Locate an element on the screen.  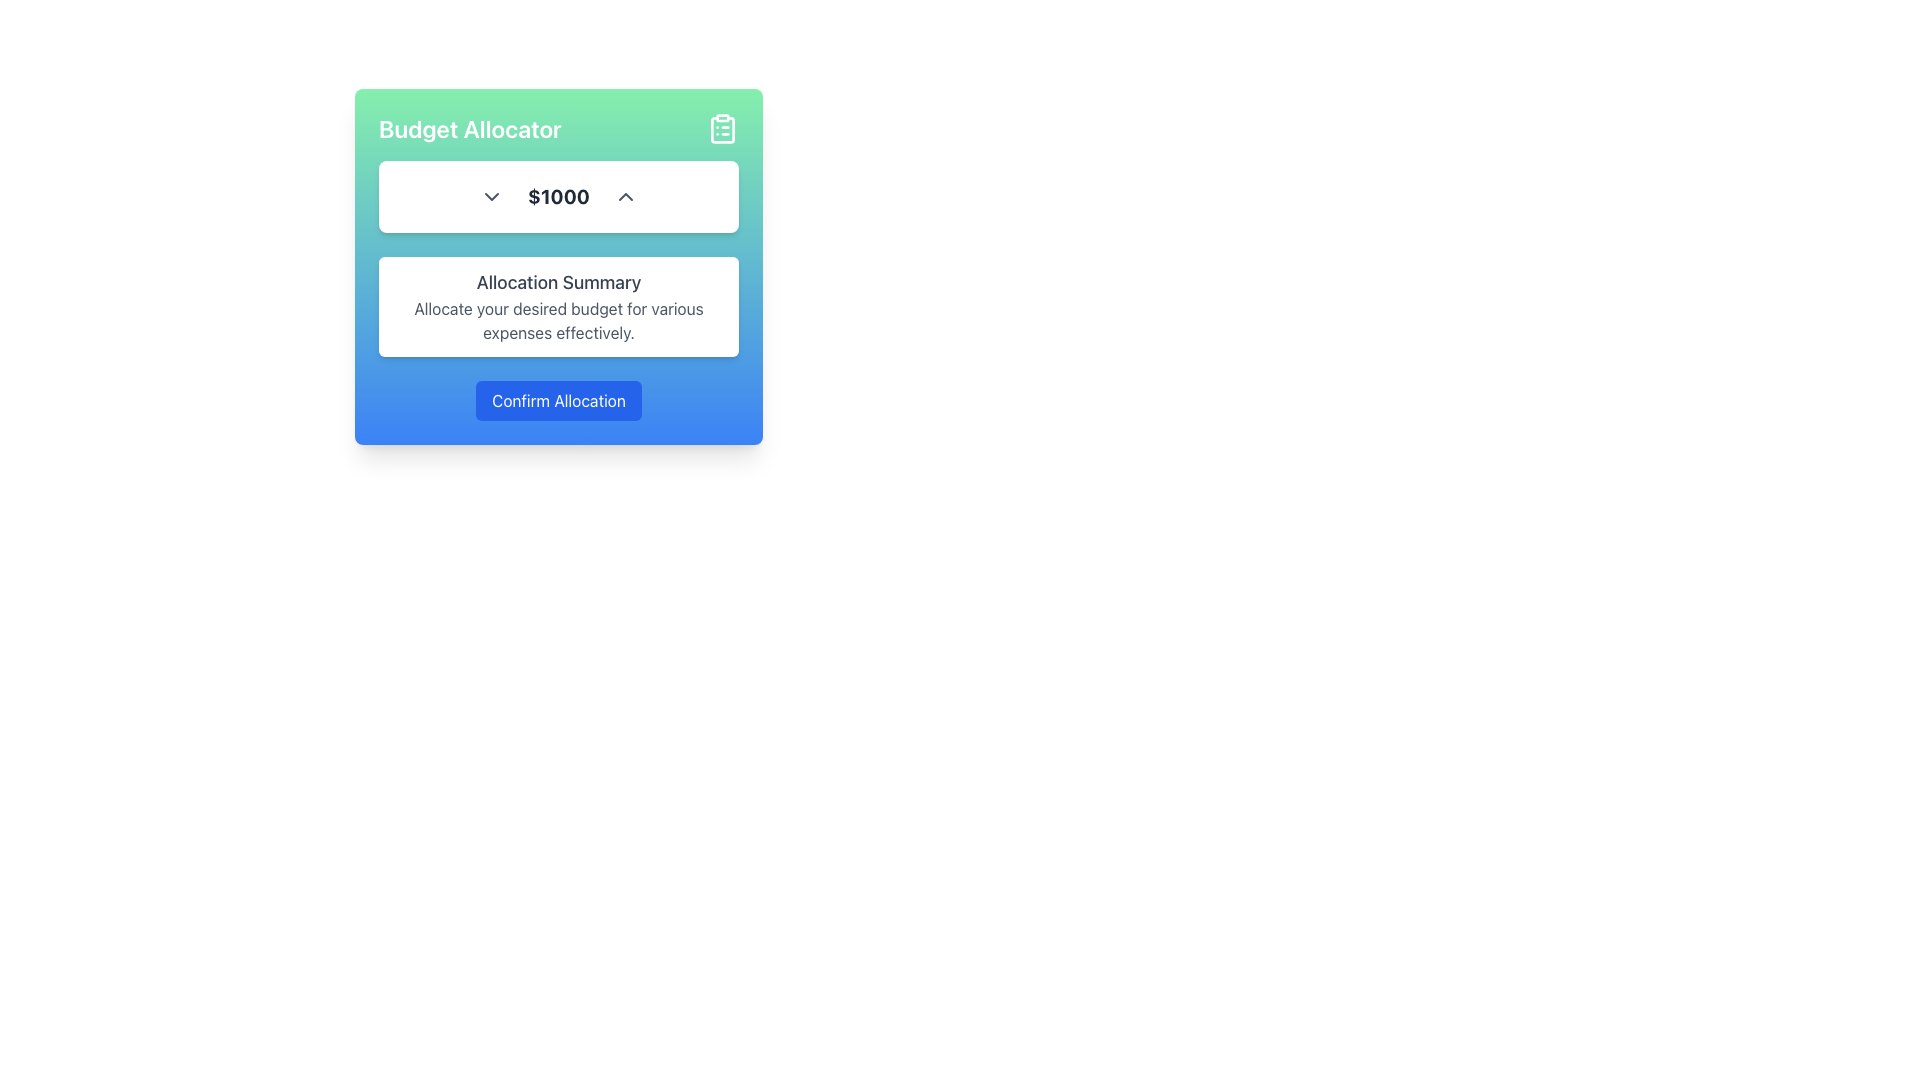
the clipboard icon located in the top right corner of the 'Budget Allocator' panel is located at coordinates (722, 128).